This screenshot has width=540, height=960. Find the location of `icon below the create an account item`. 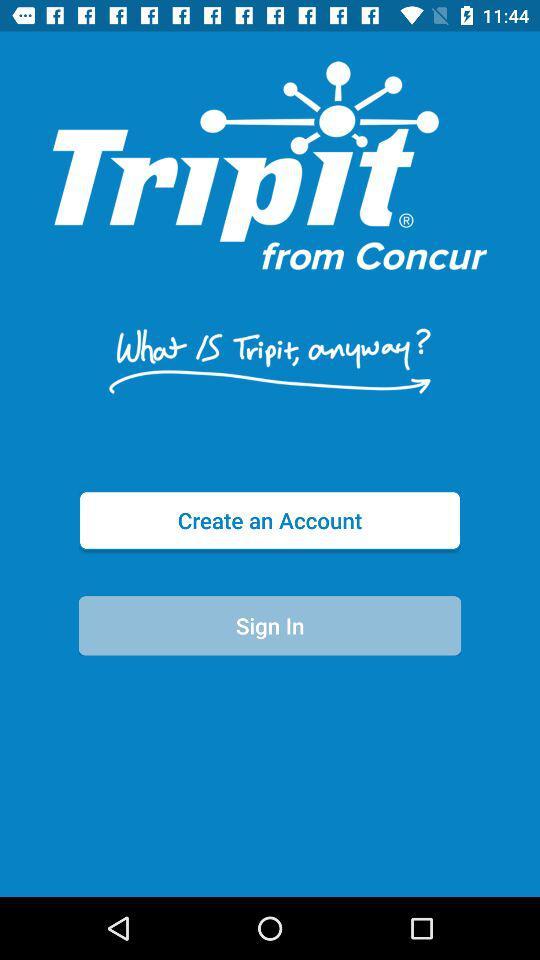

icon below the create an account item is located at coordinates (270, 624).